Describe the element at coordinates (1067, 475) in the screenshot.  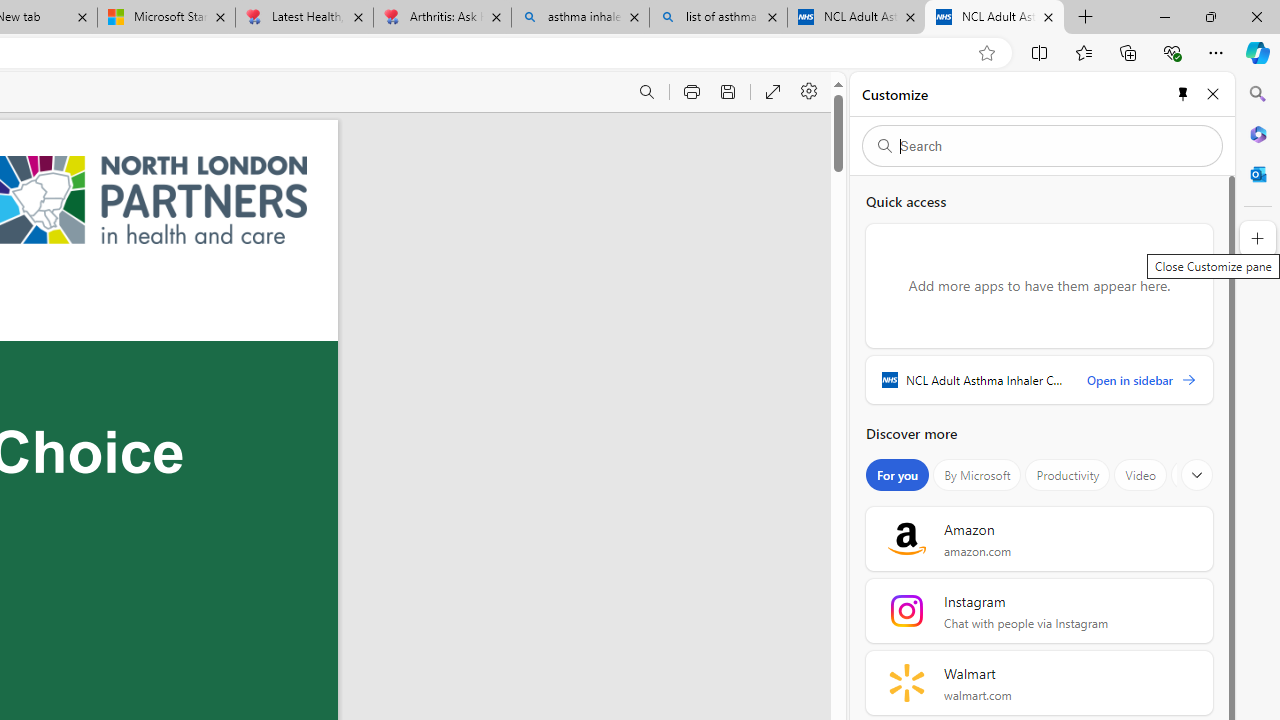
I see `'Productivity'` at that location.